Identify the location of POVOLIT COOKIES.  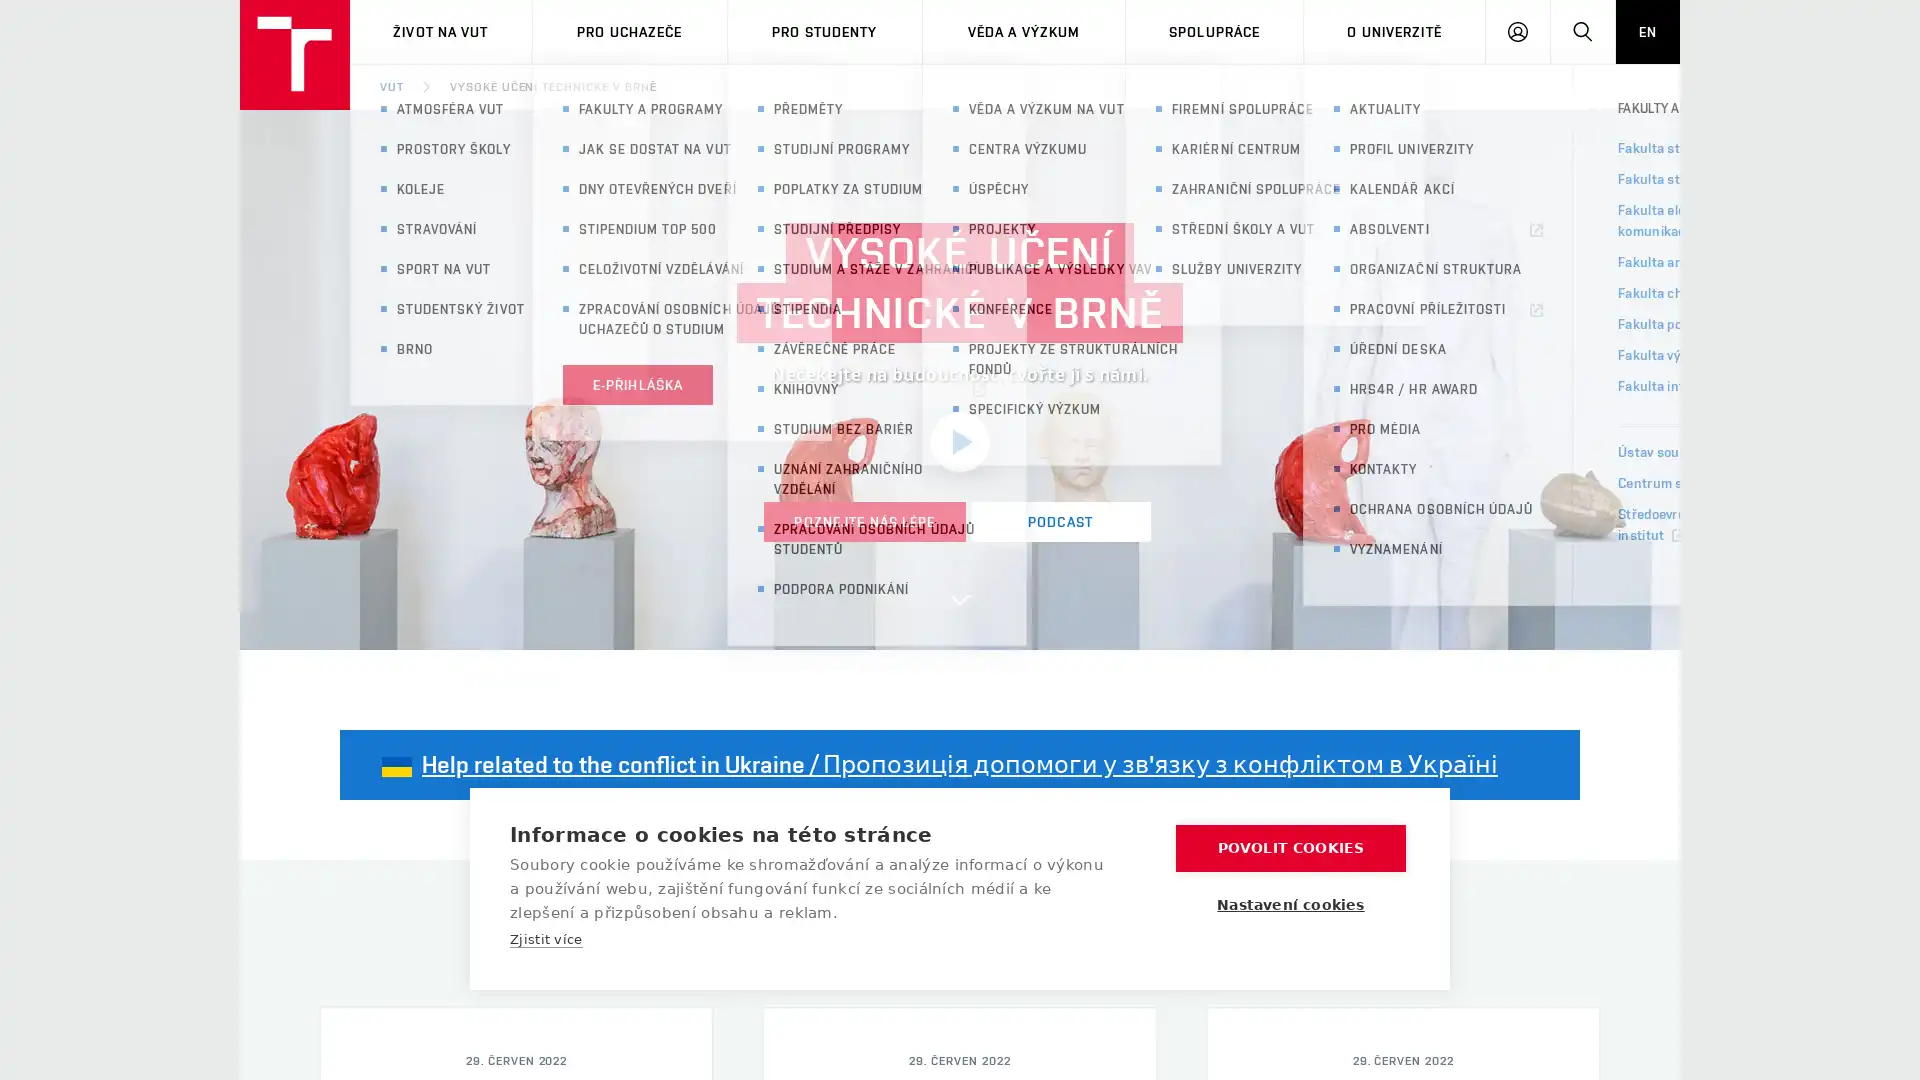
(1291, 848).